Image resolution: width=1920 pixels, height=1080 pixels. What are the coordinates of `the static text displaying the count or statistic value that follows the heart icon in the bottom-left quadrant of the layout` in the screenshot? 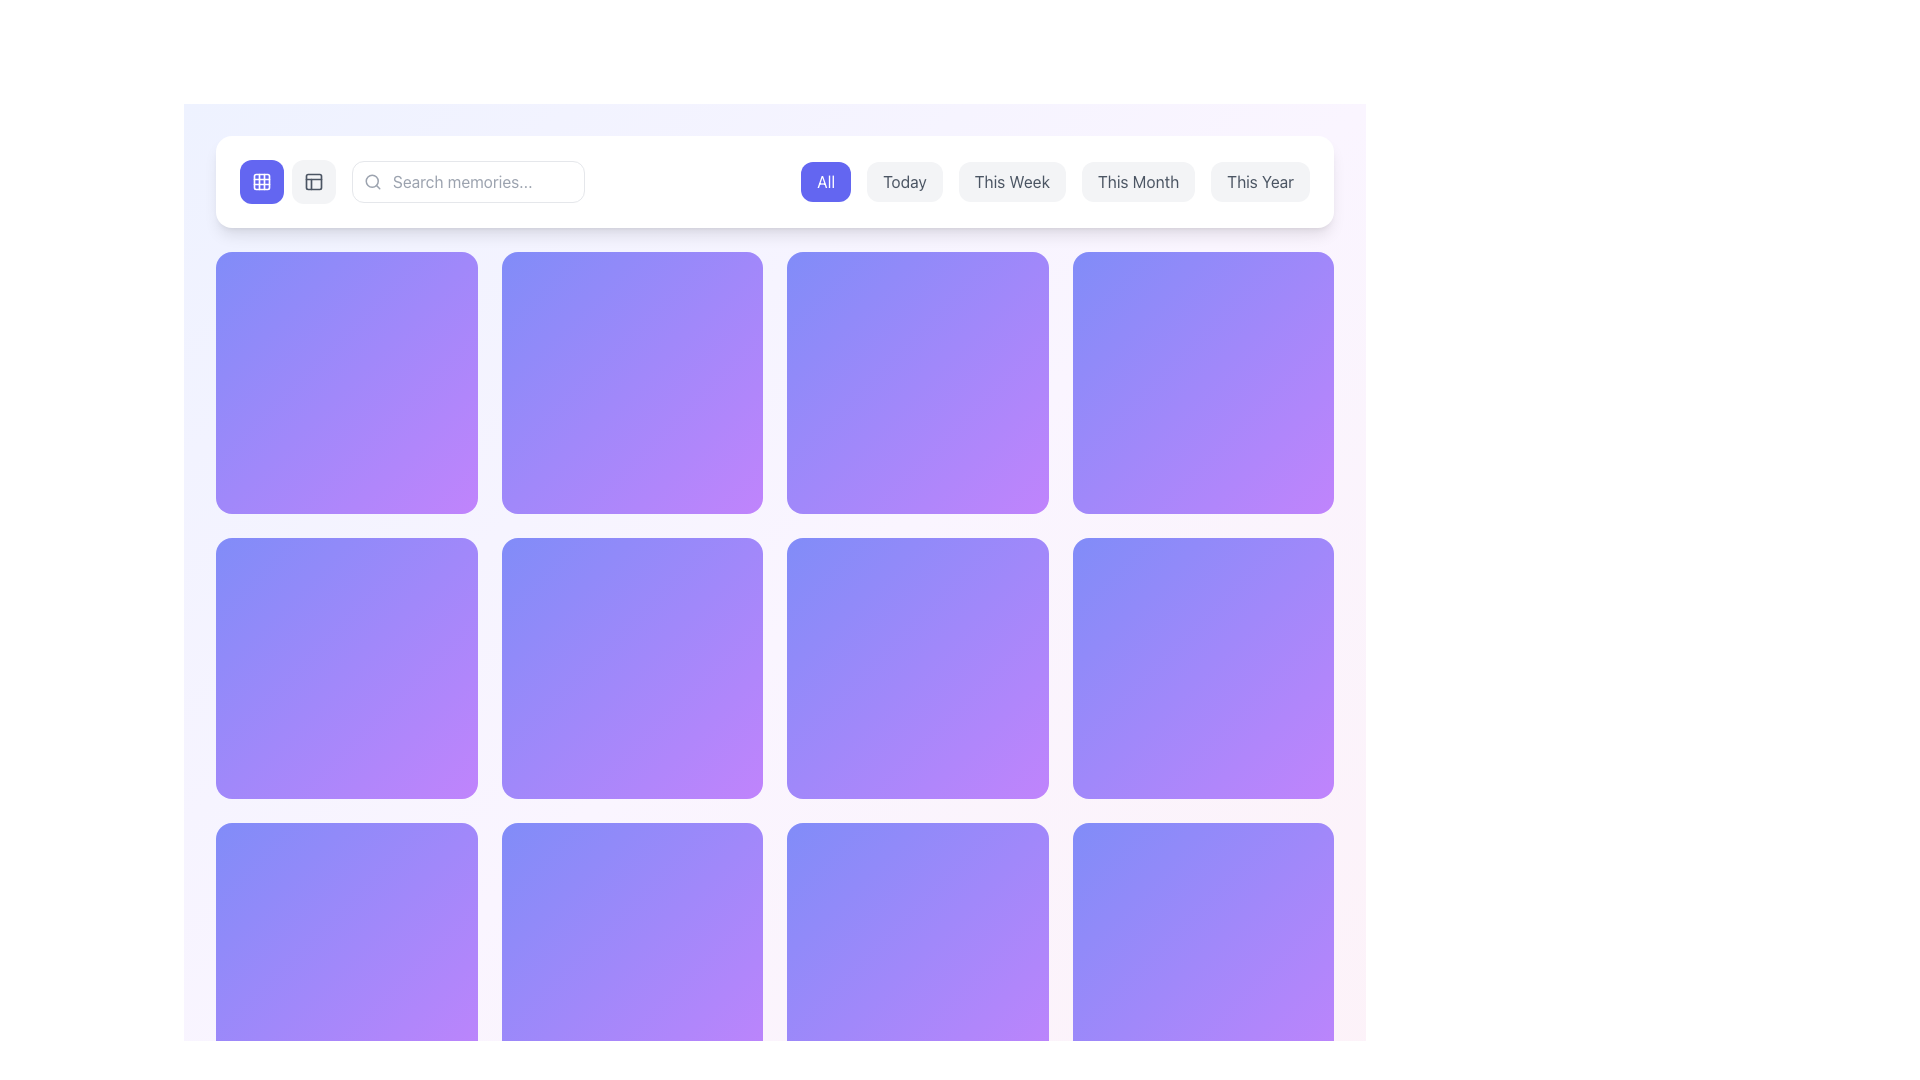 It's located at (257, 771).